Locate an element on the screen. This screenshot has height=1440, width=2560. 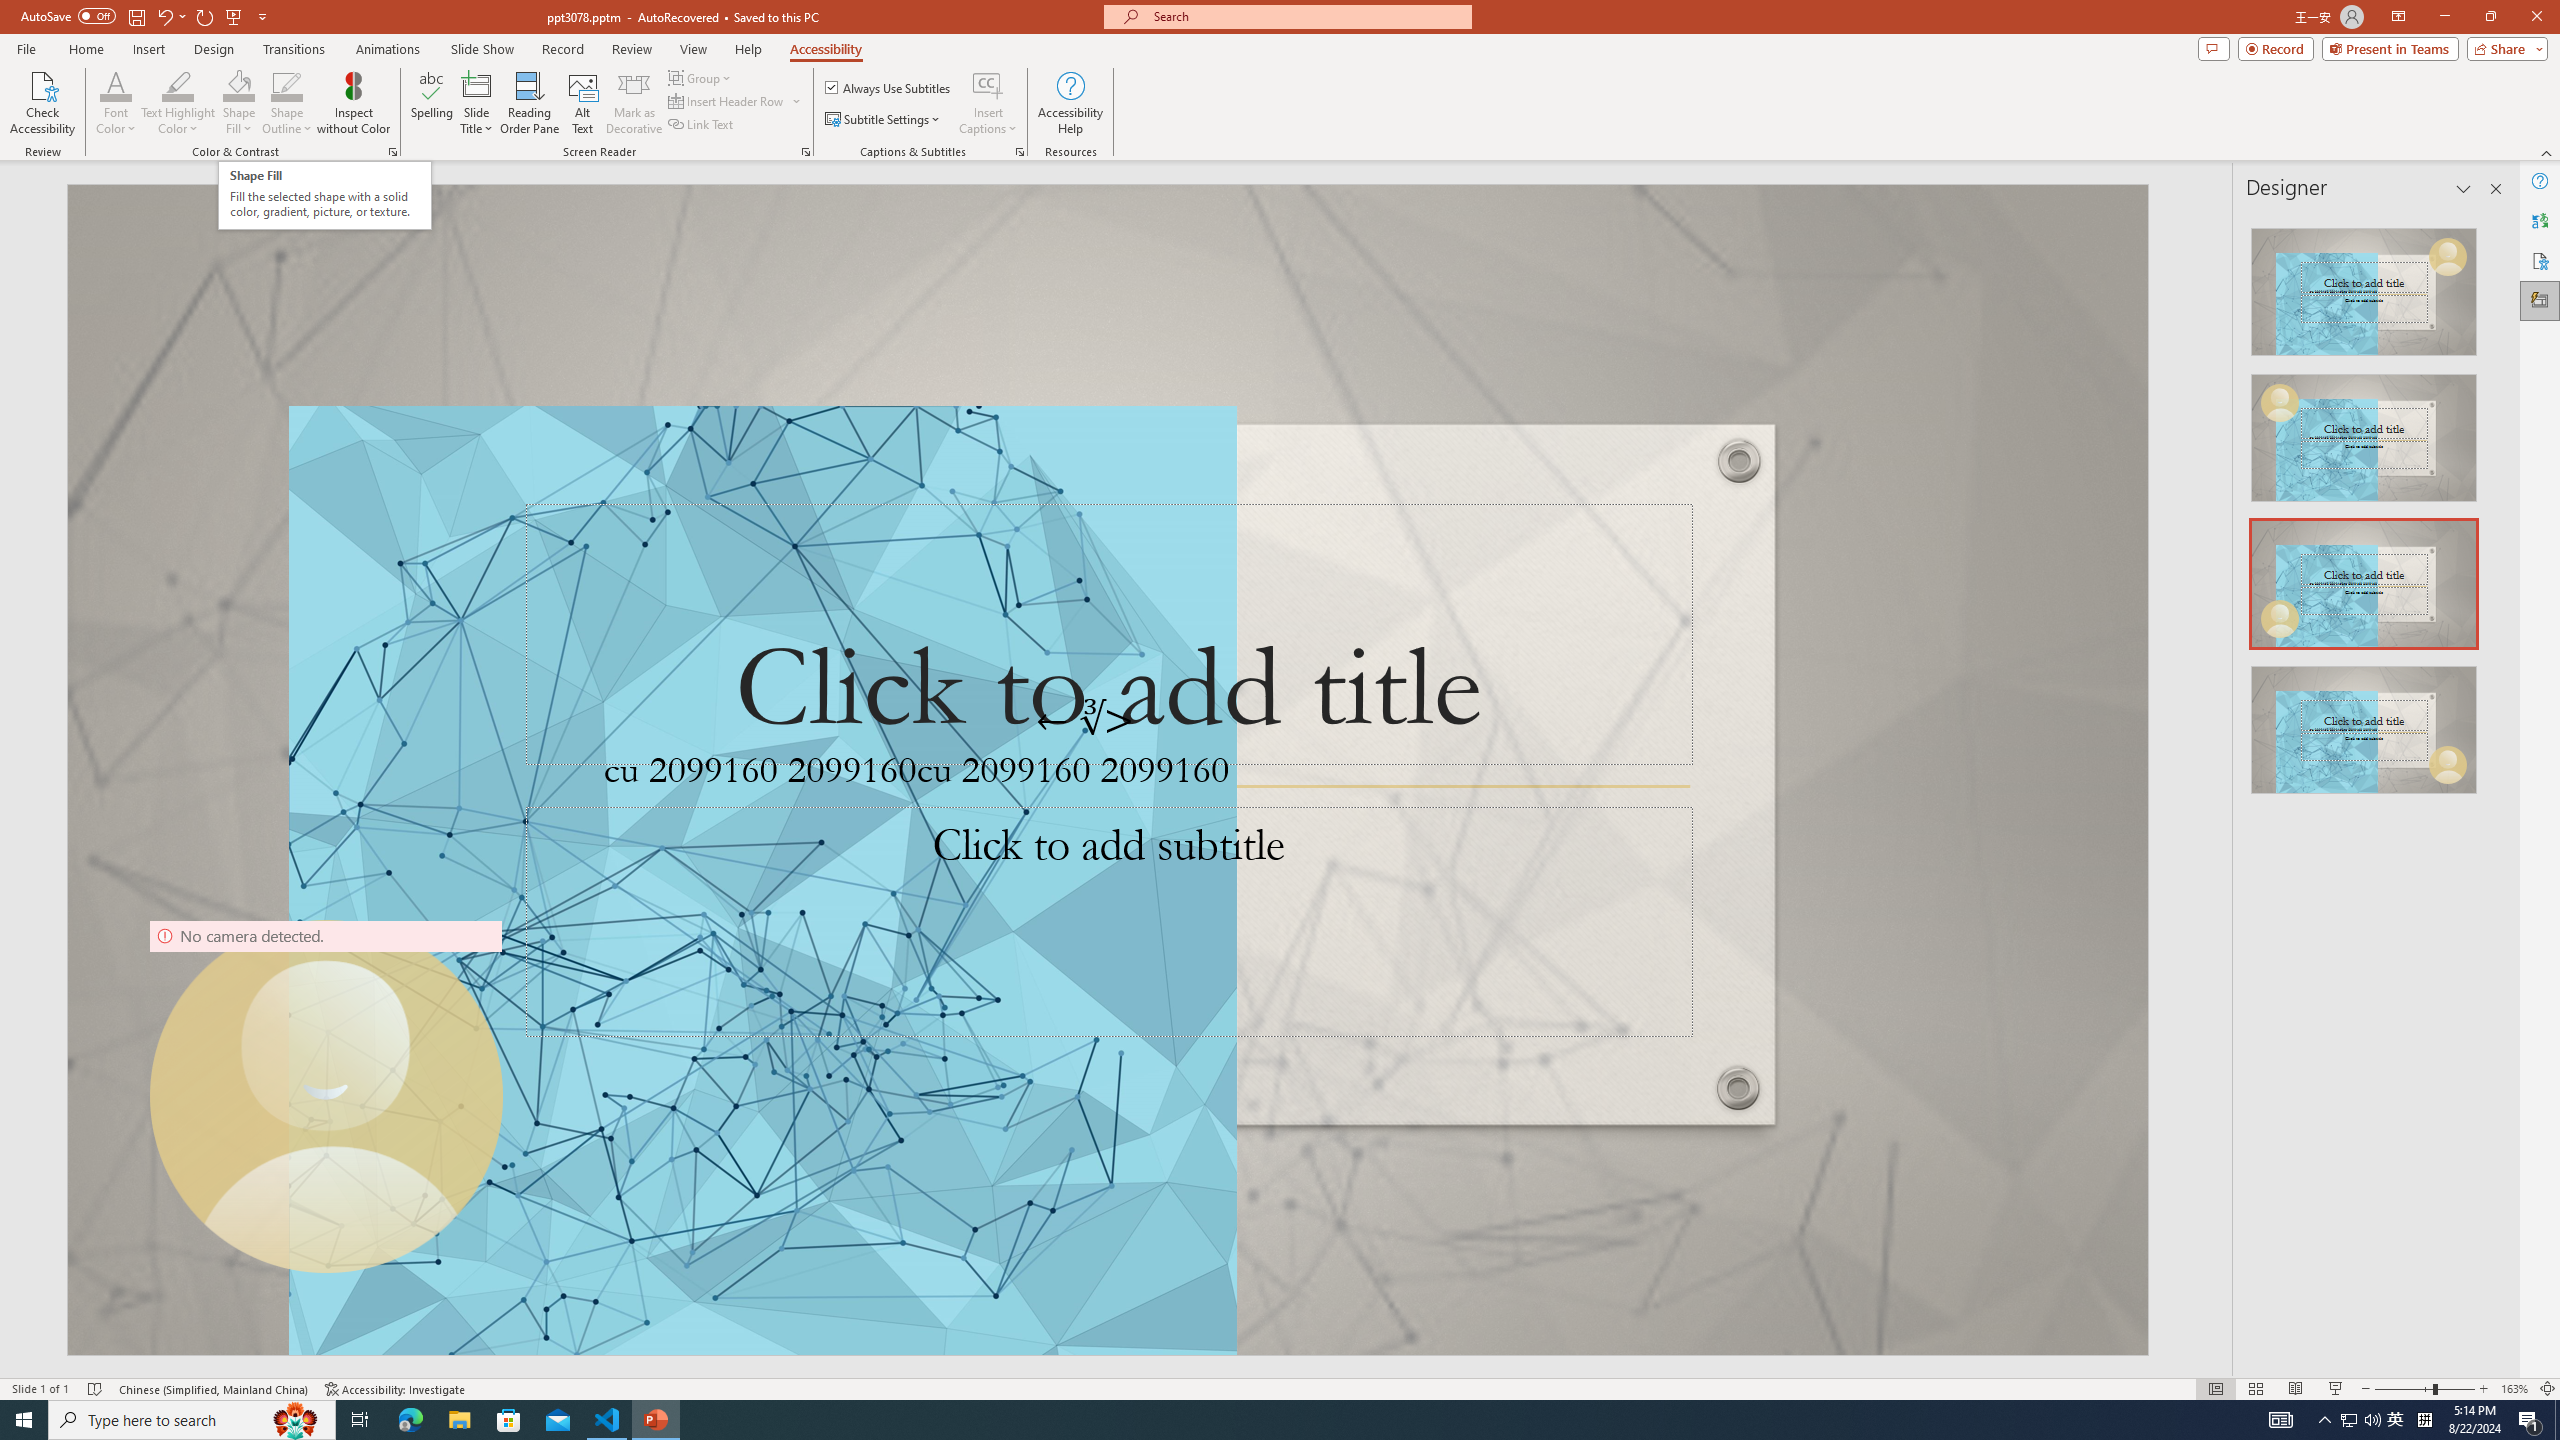
'Slide Title' is located at coordinates (476, 103).